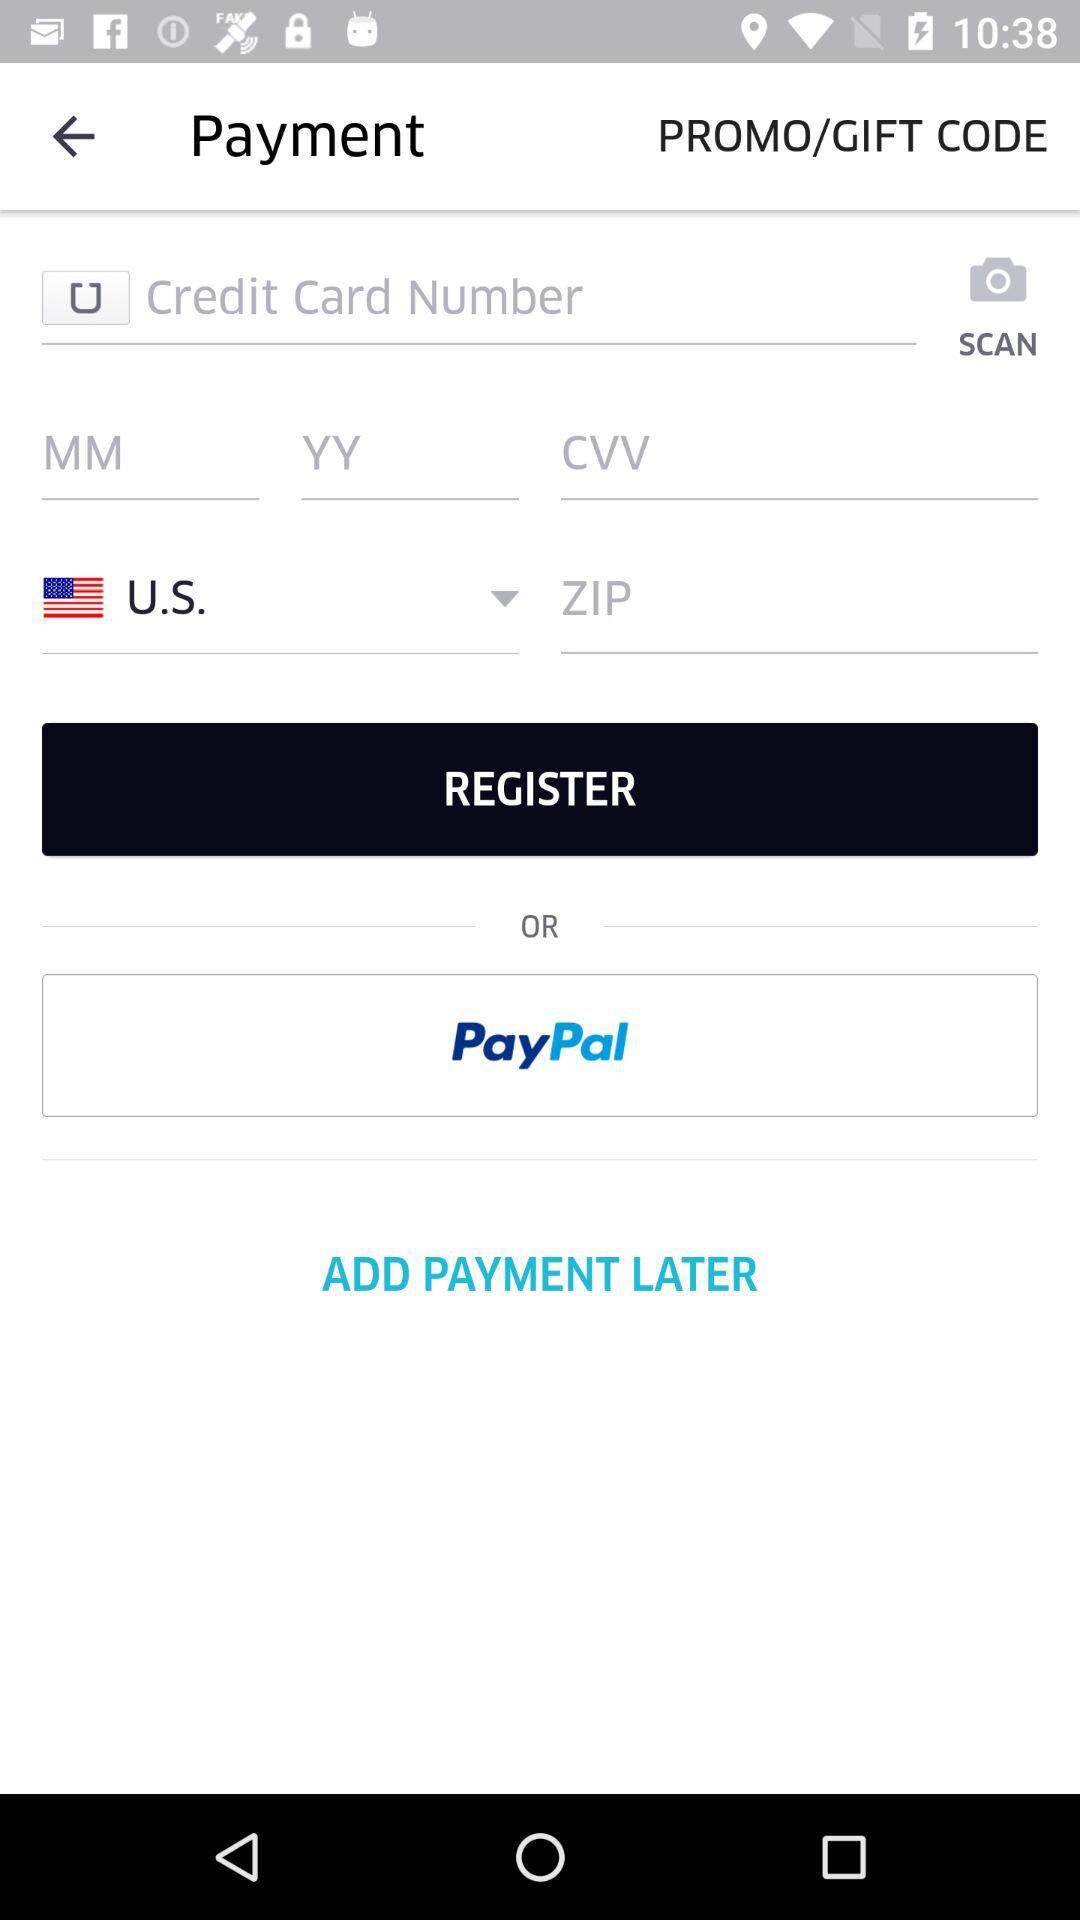 The image size is (1080, 1920). Describe the element at coordinates (479, 296) in the screenshot. I see `credit card number` at that location.